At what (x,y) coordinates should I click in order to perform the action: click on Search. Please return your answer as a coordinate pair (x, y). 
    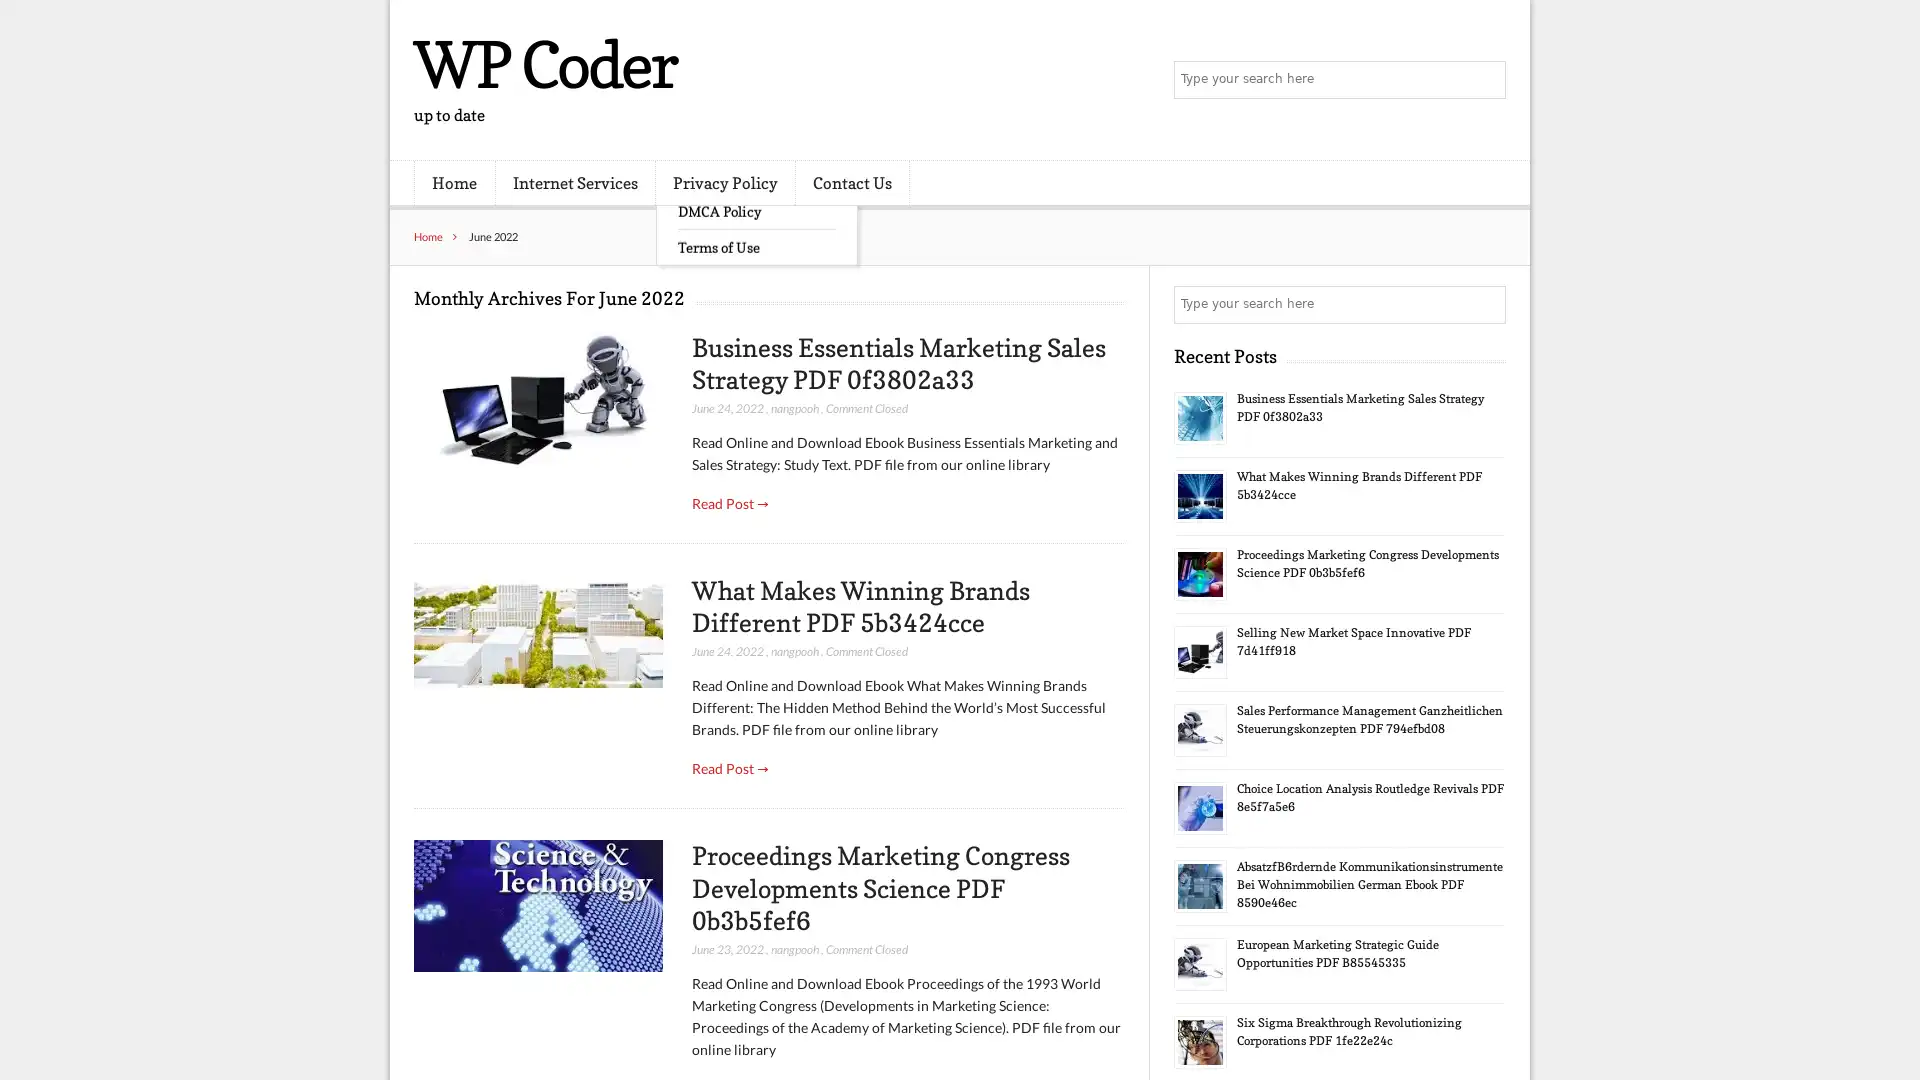
    Looking at the image, I should click on (1485, 80).